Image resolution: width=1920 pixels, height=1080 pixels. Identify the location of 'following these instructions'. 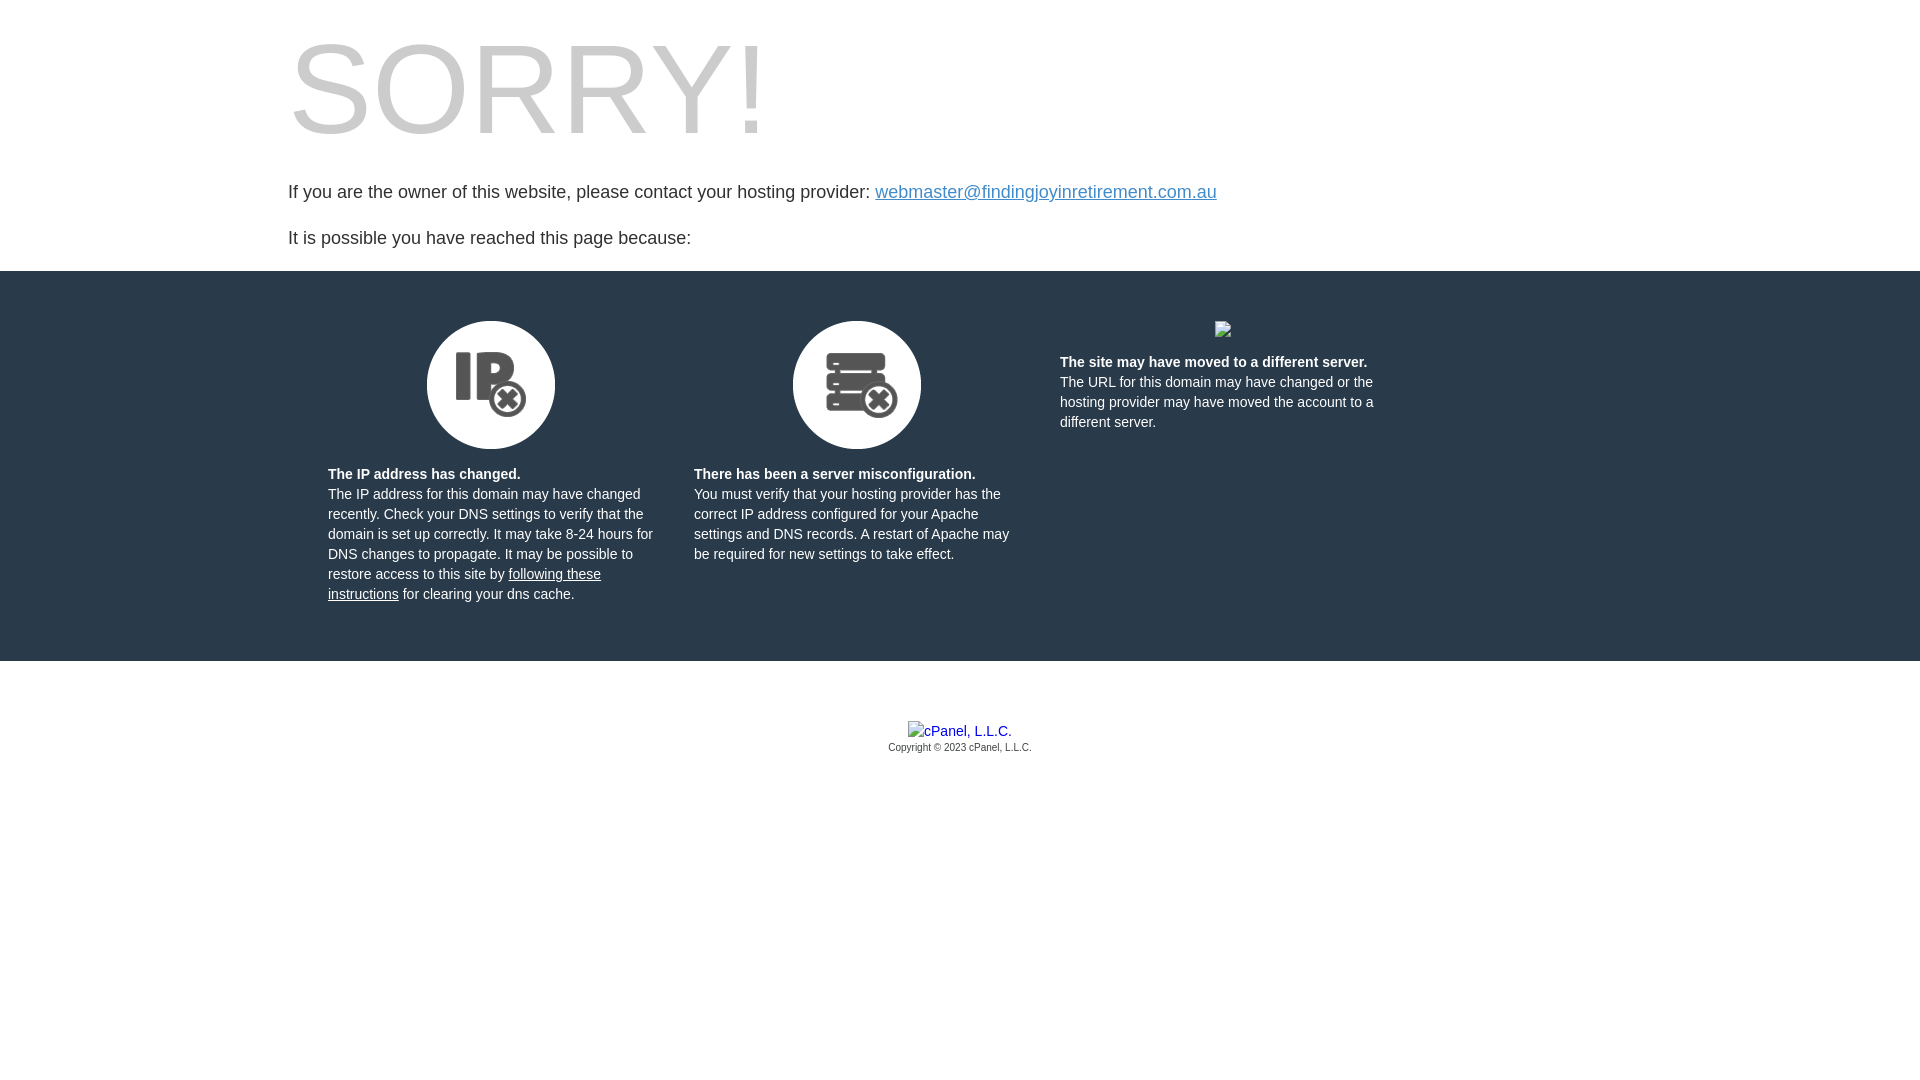
(463, 583).